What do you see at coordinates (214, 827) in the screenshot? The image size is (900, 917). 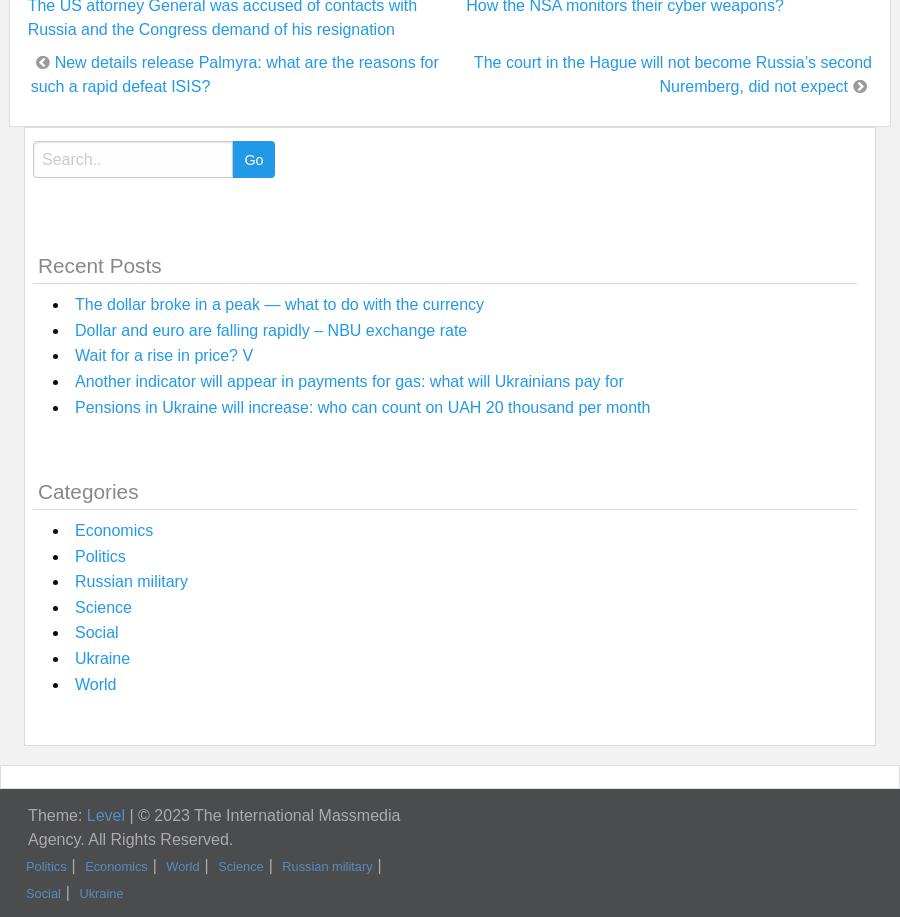 I see `'© 2023 The International Massmedia Agency. All Rights Reserved.'` at bounding box center [214, 827].